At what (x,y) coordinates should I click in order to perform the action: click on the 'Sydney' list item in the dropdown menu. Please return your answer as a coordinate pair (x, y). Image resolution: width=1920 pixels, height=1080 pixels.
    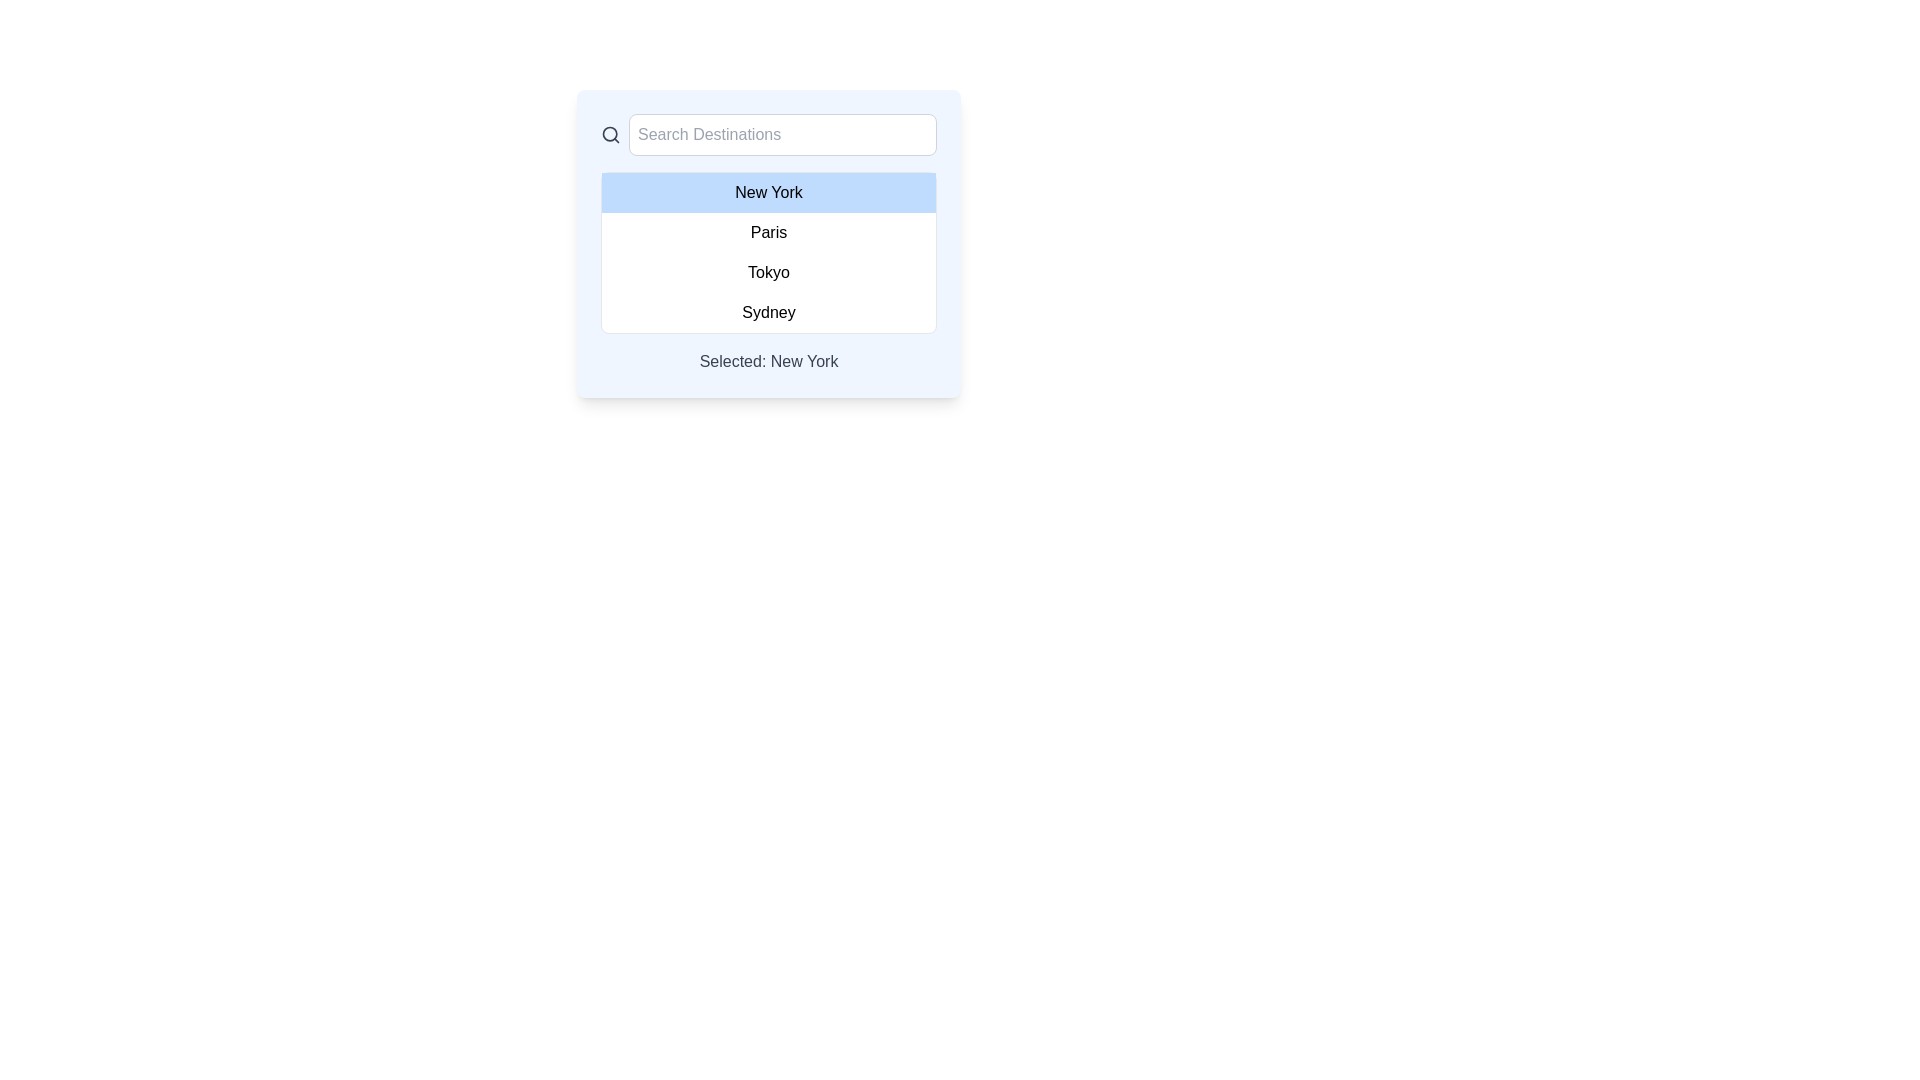
    Looking at the image, I should click on (767, 312).